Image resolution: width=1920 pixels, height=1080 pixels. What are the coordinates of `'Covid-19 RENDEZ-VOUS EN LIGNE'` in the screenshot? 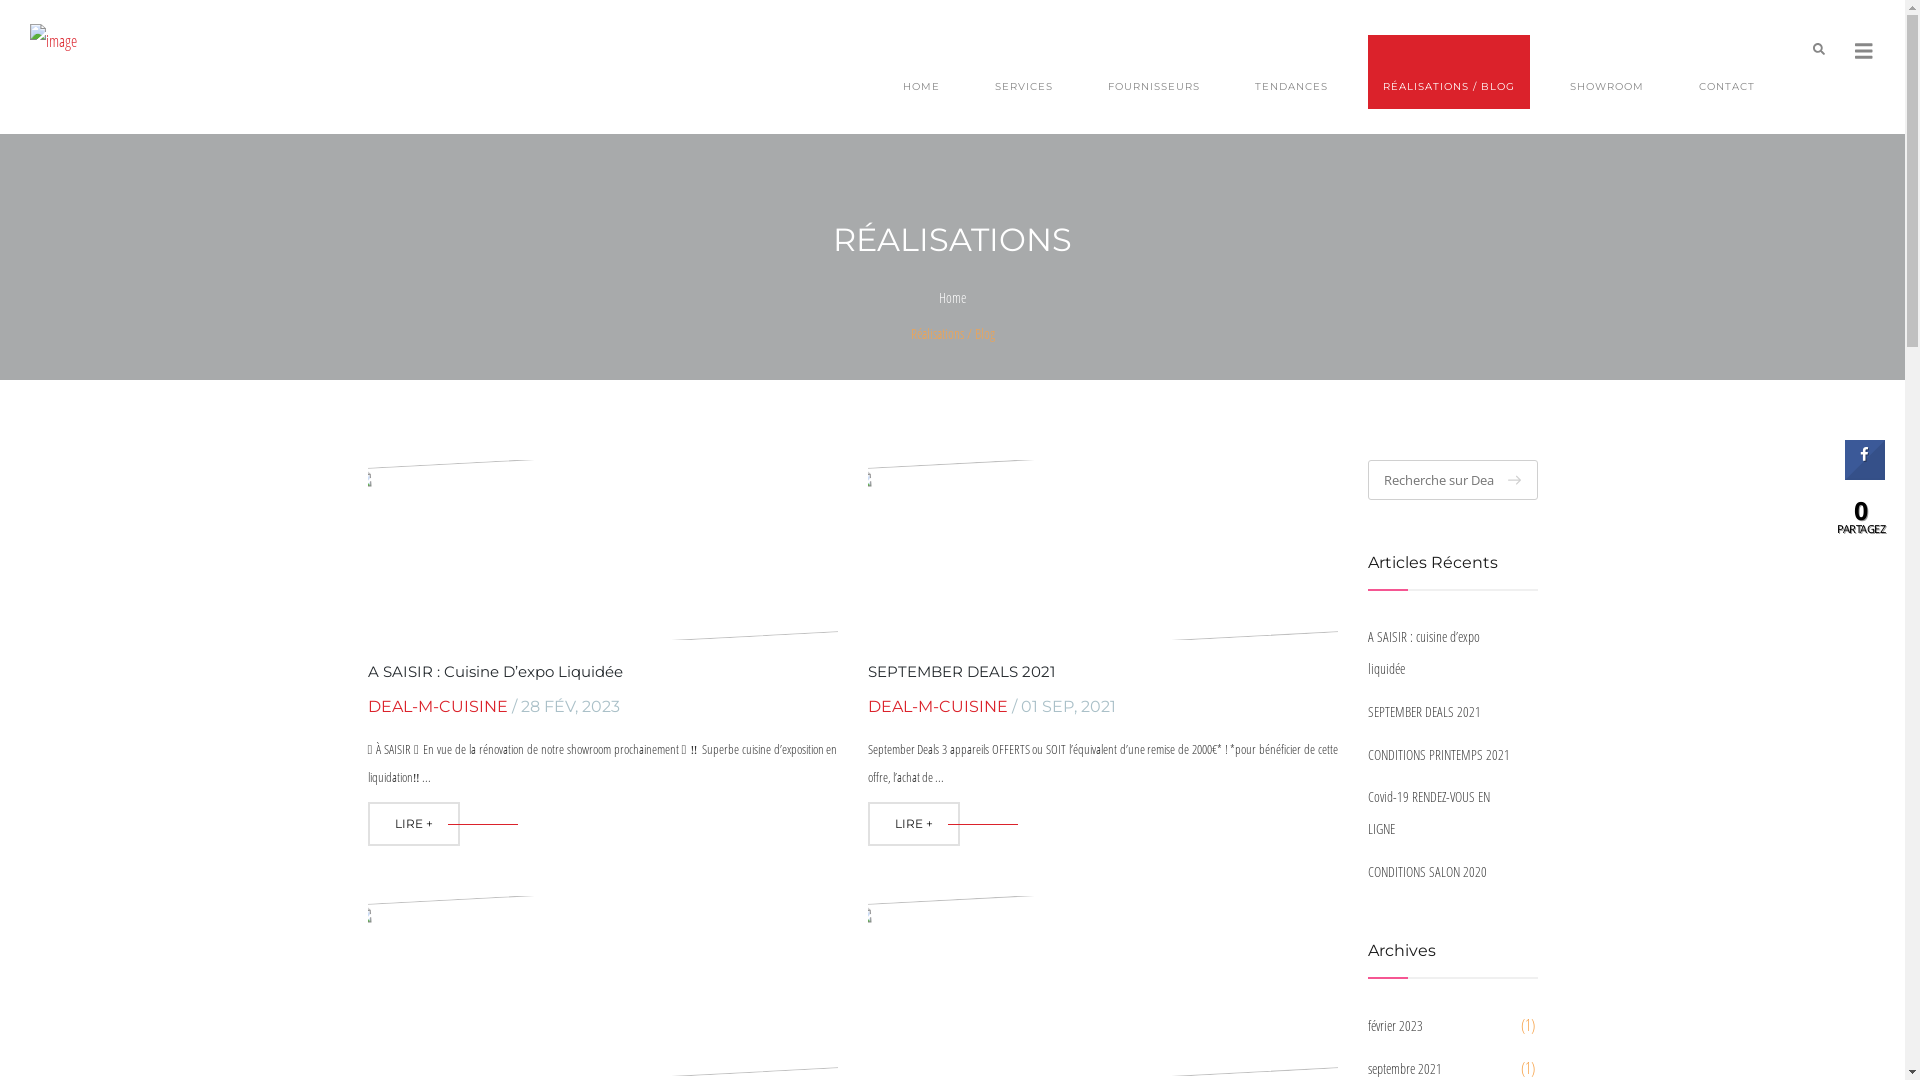 It's located at (1443, 813).